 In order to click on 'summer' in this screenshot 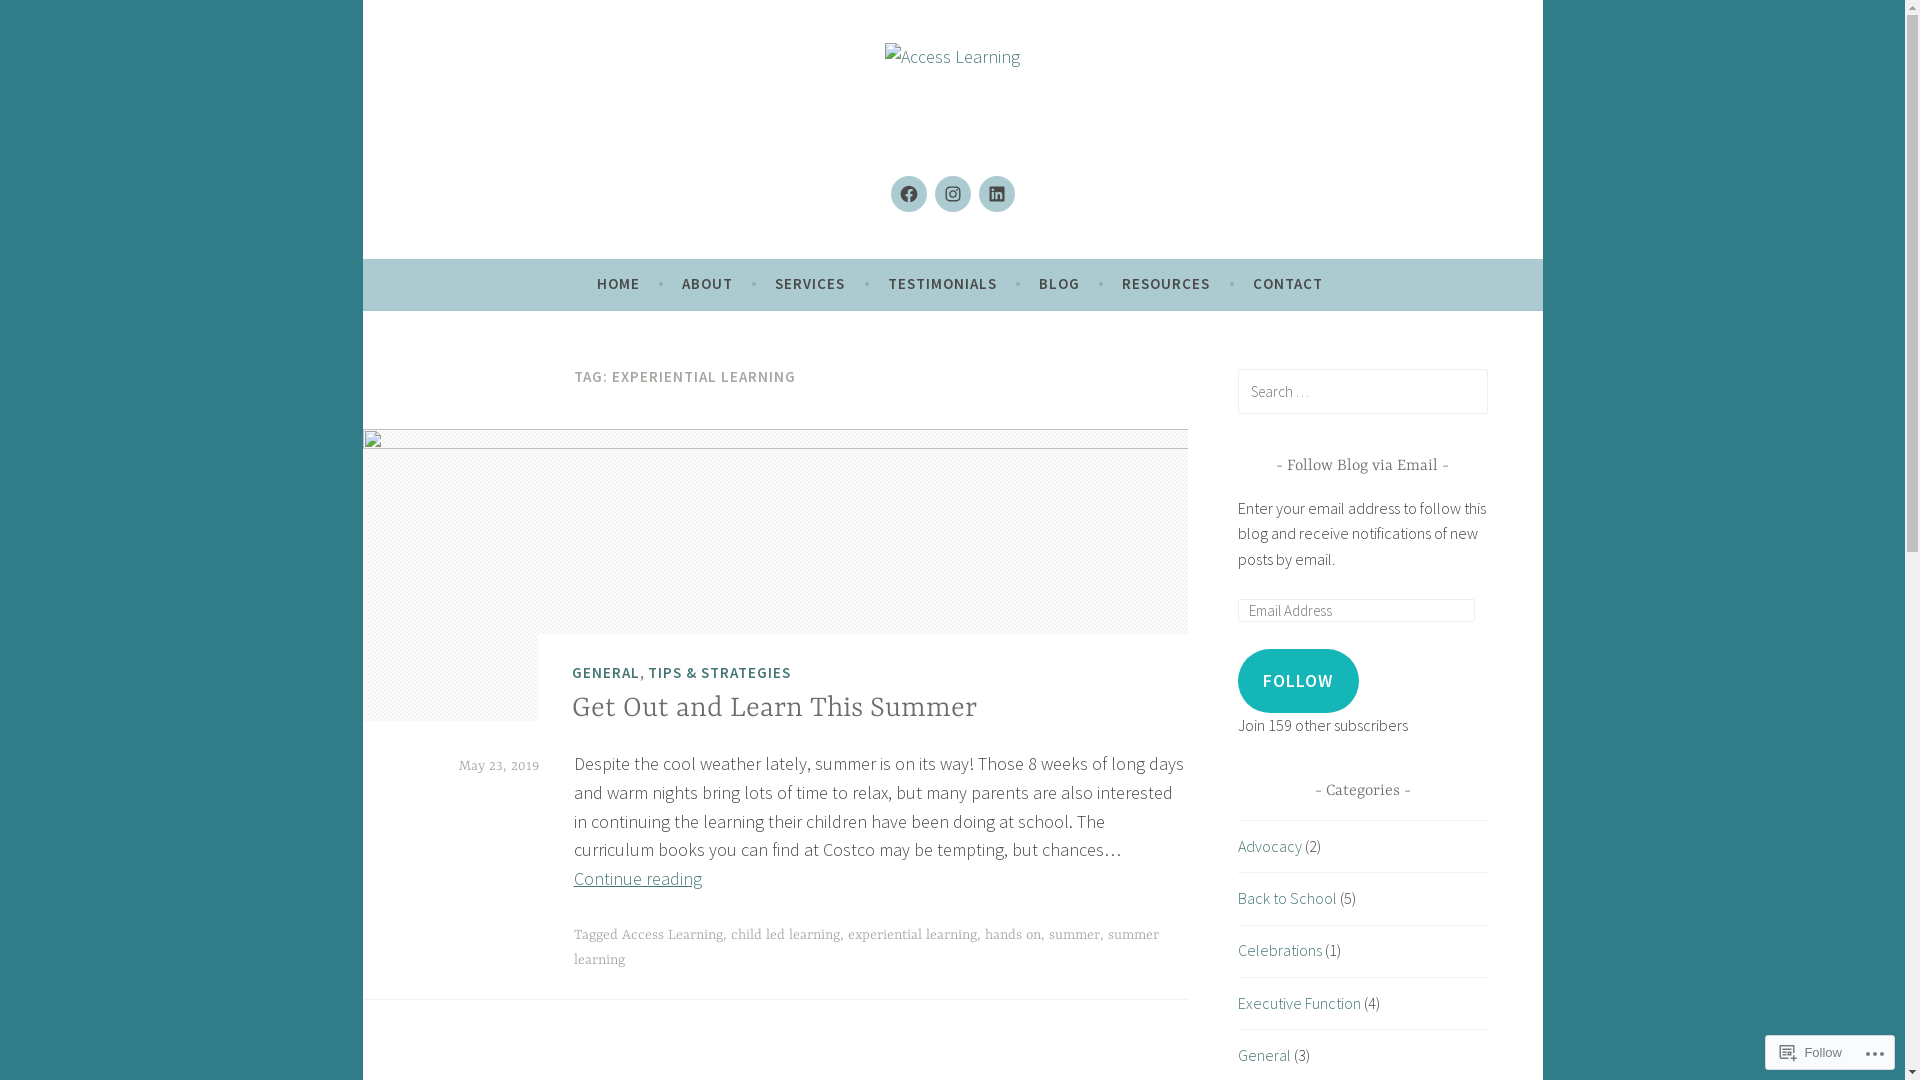, I will do `click(1072, 934)`.